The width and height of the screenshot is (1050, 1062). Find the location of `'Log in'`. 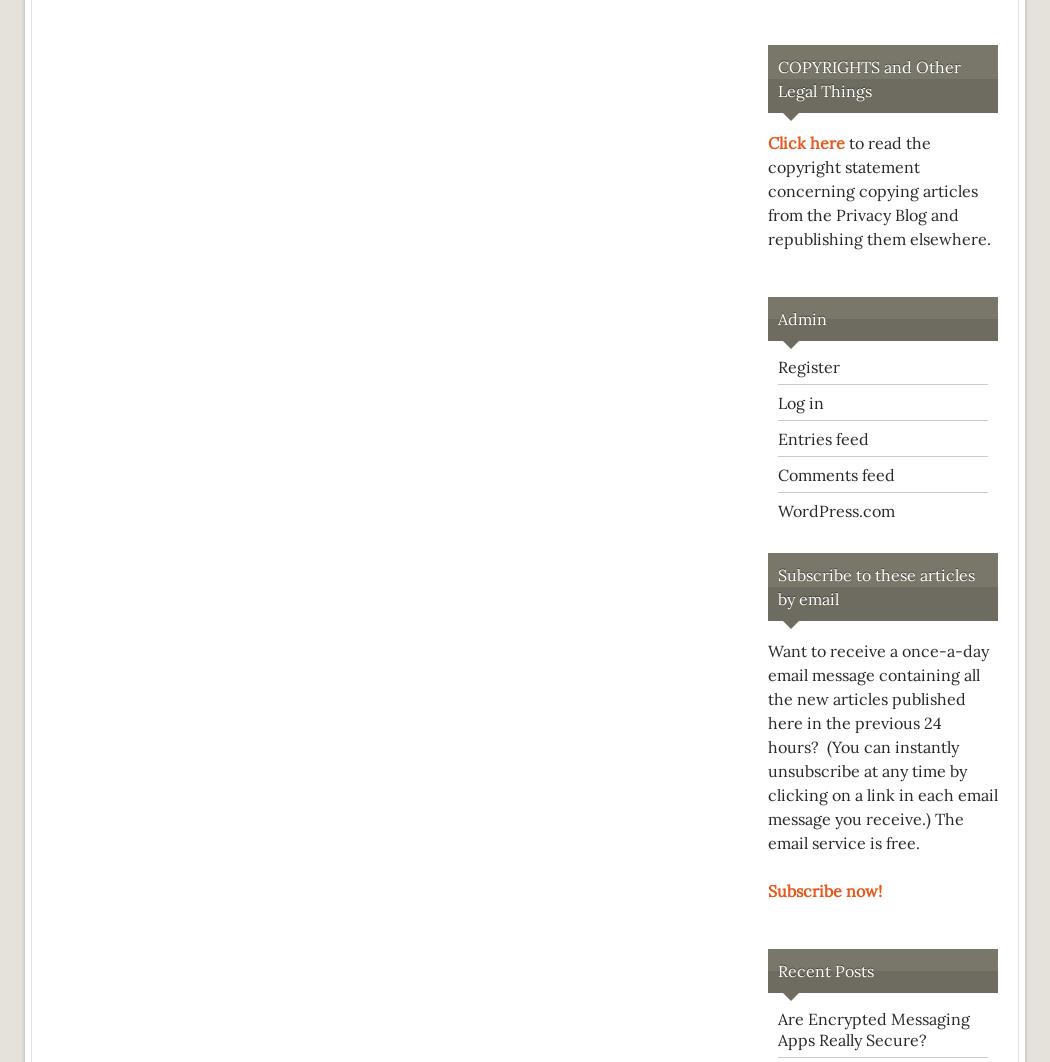

'Log in' is located at coordinates (800, 402).